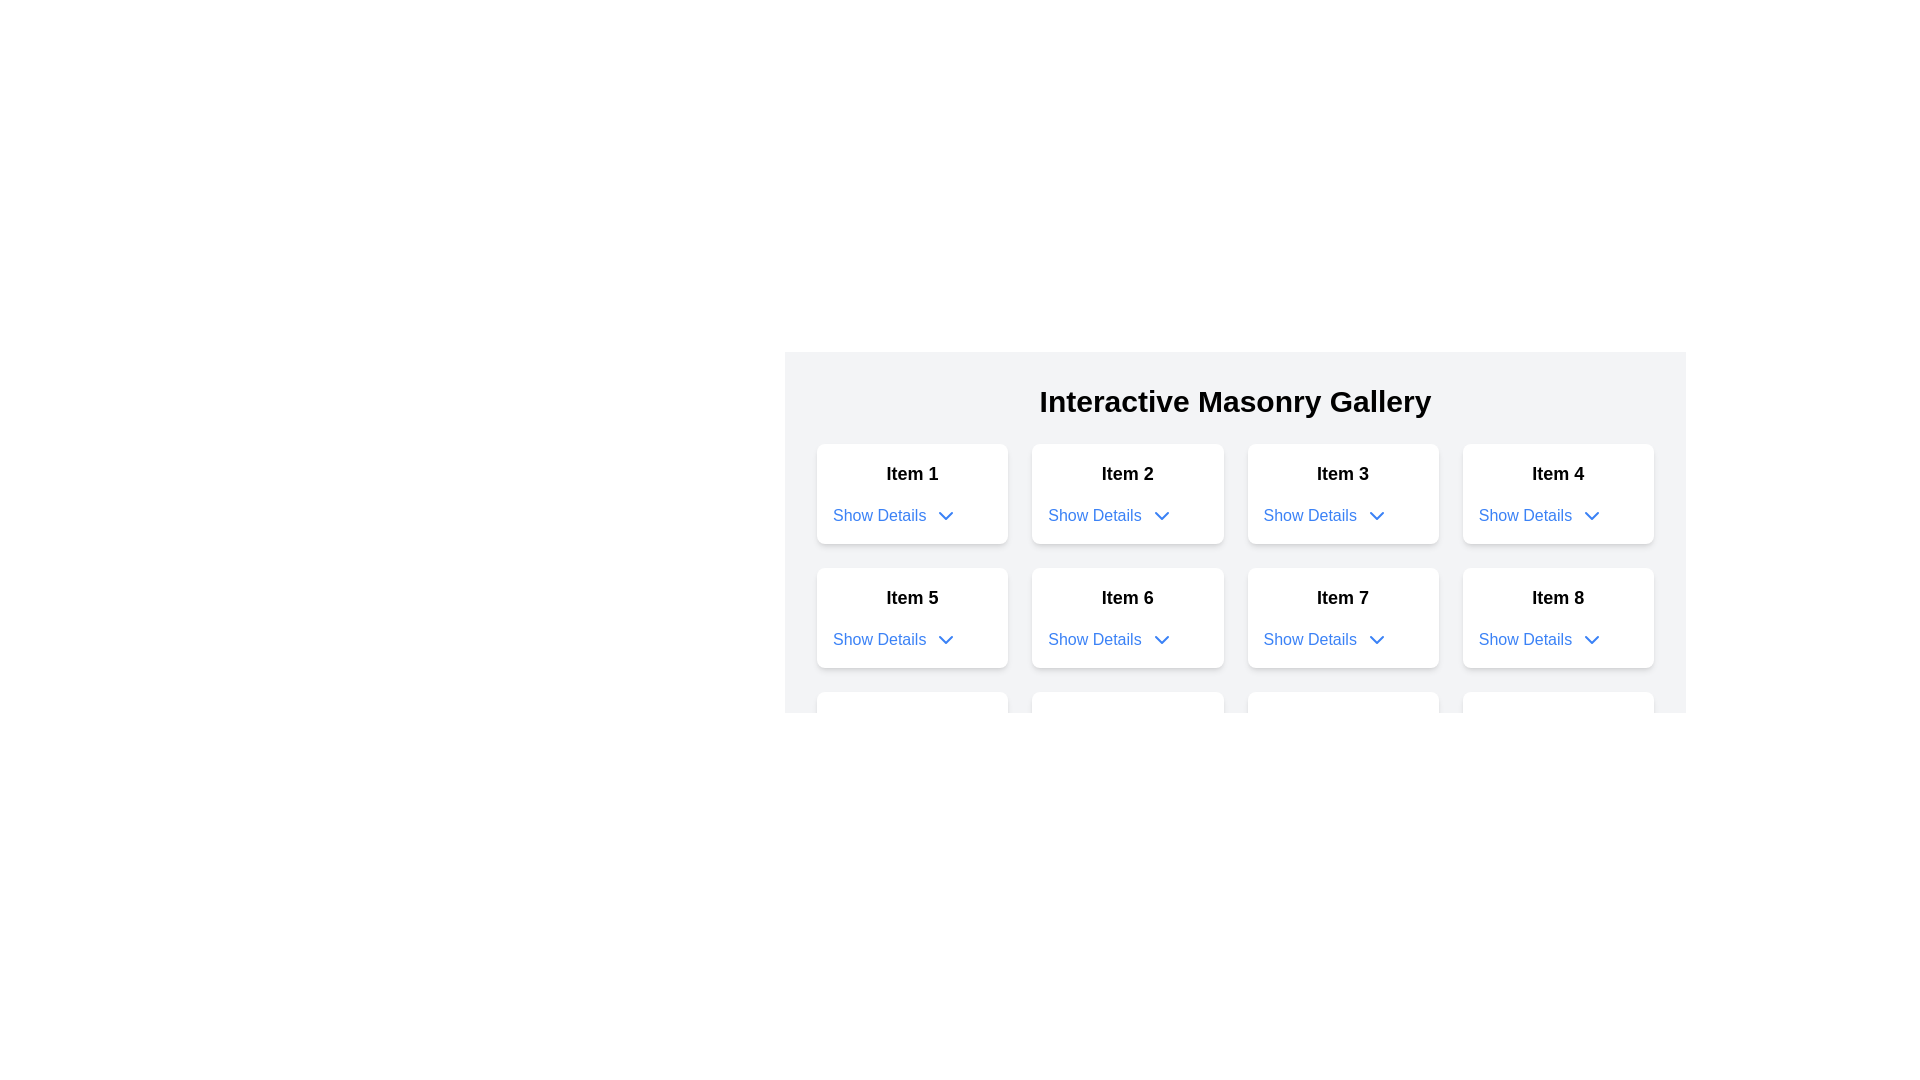 The width and height of the screenshot is (1920, 1080). What do you see at coordinates (1375, 515) in the screenshot?
I see `the downward-facing chevron icon next to 'Show Details'` at bounding box center [1375, 515].